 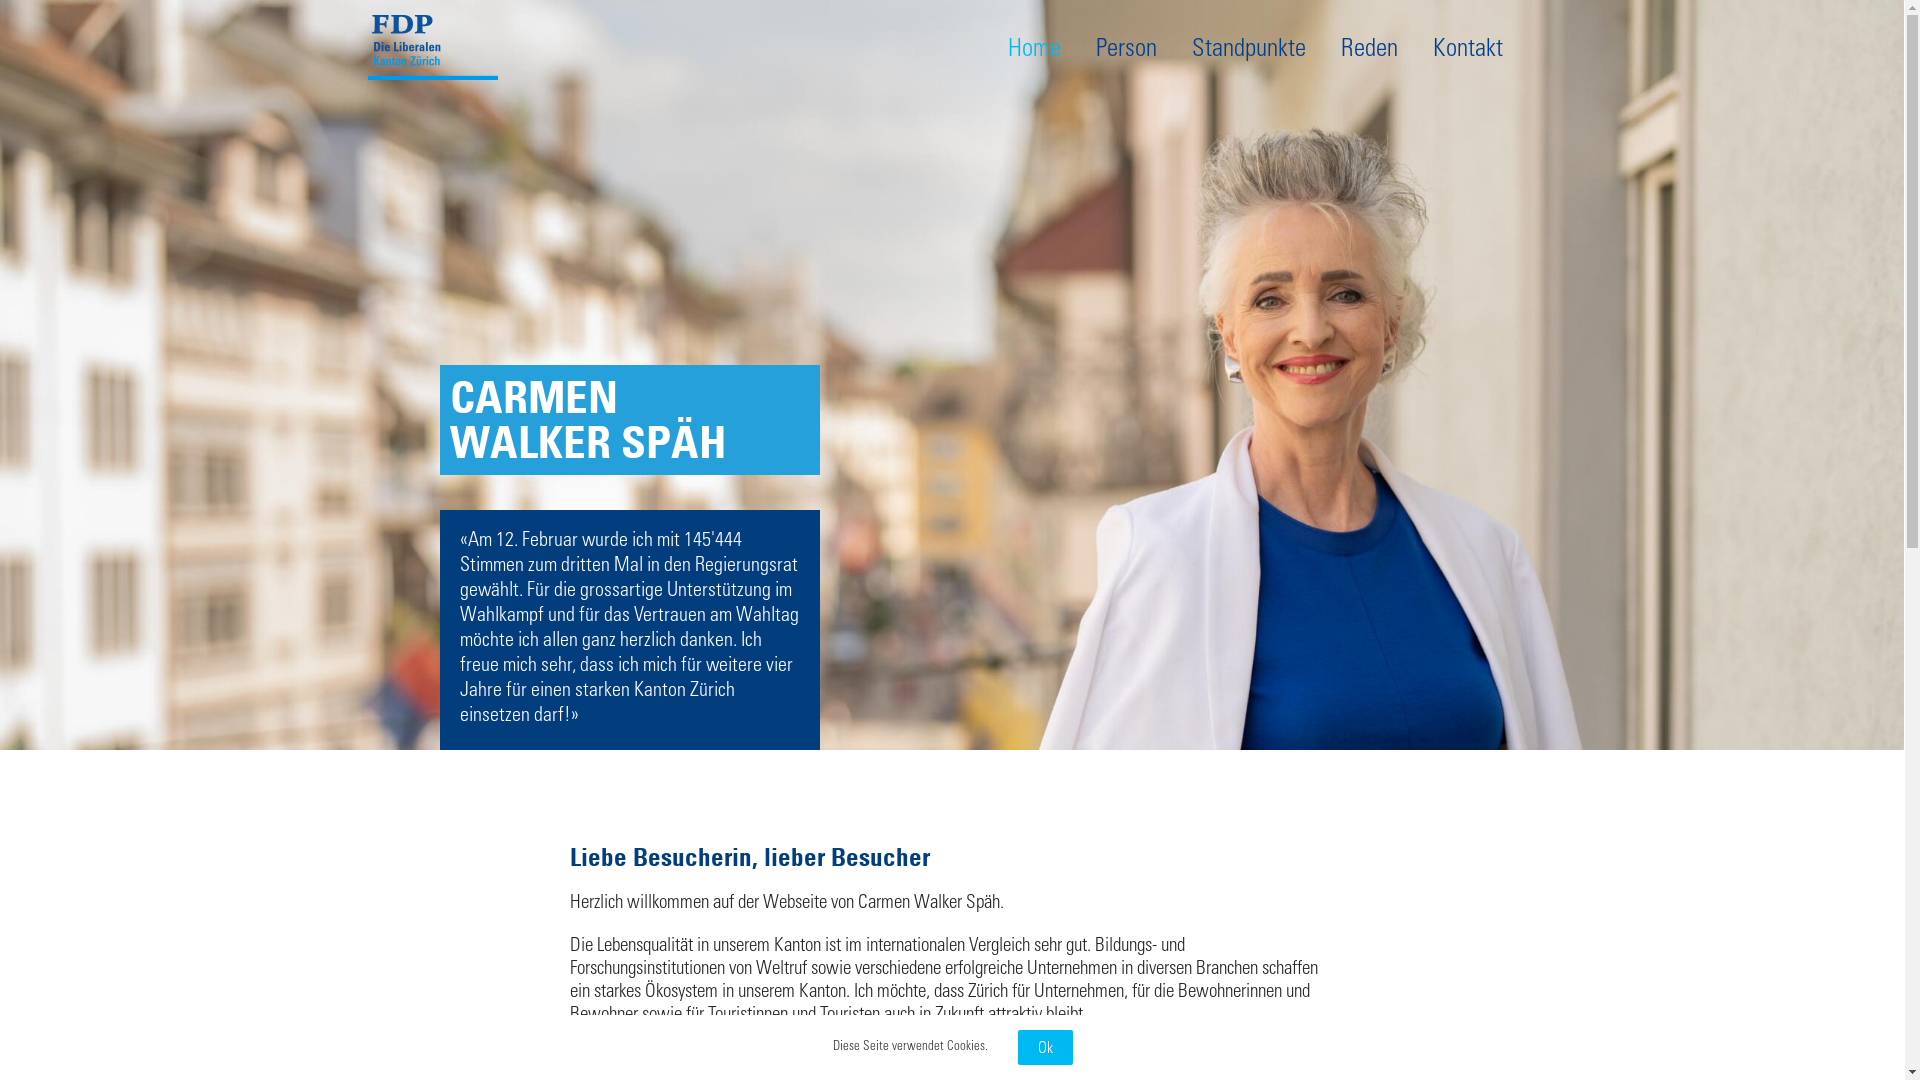 What do you see at coordinates (1367, 49) in the screenshot?
I see `'Reden'` at bounding box center [1367, 49].